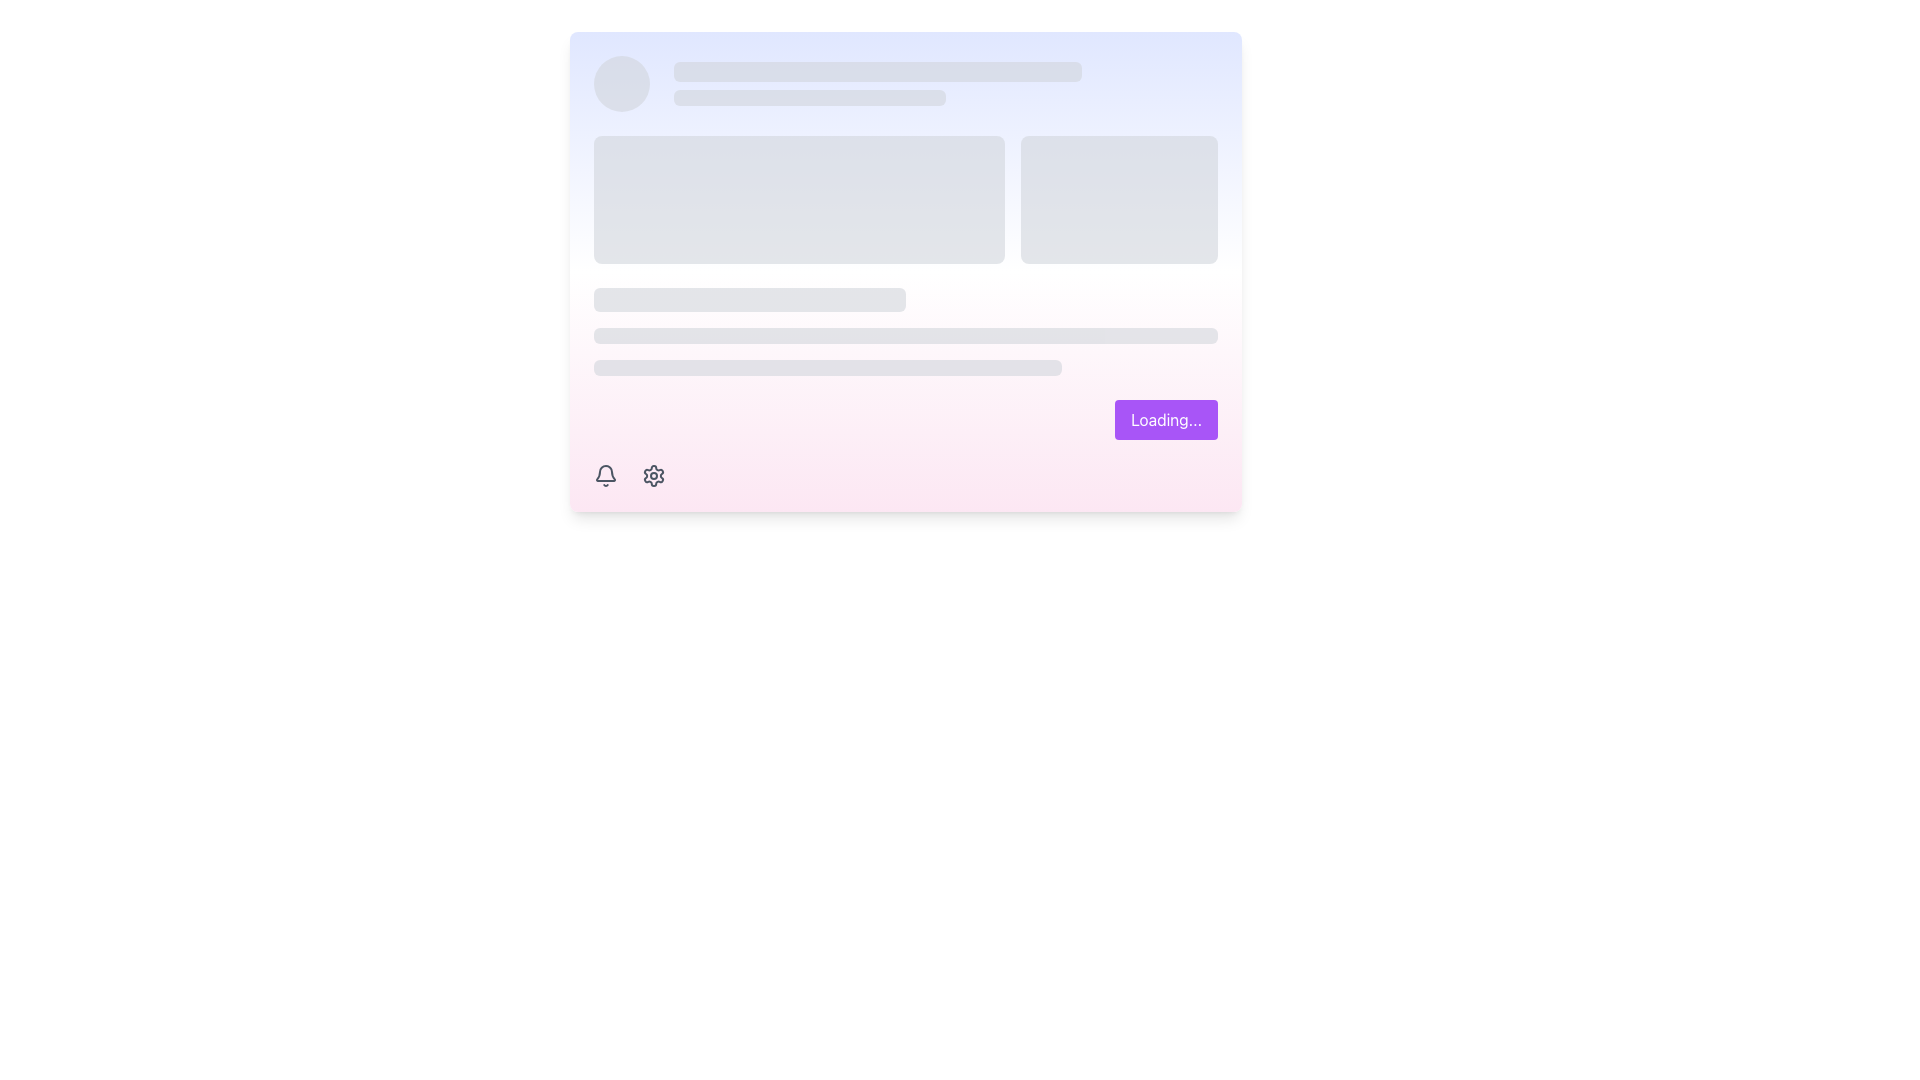 This screenshot has width=1920, height=1080. Describe the element at coordinates (653, 475) in the screenshot. I see `the settings icon located in the bottom-right section of the layout` at that location.